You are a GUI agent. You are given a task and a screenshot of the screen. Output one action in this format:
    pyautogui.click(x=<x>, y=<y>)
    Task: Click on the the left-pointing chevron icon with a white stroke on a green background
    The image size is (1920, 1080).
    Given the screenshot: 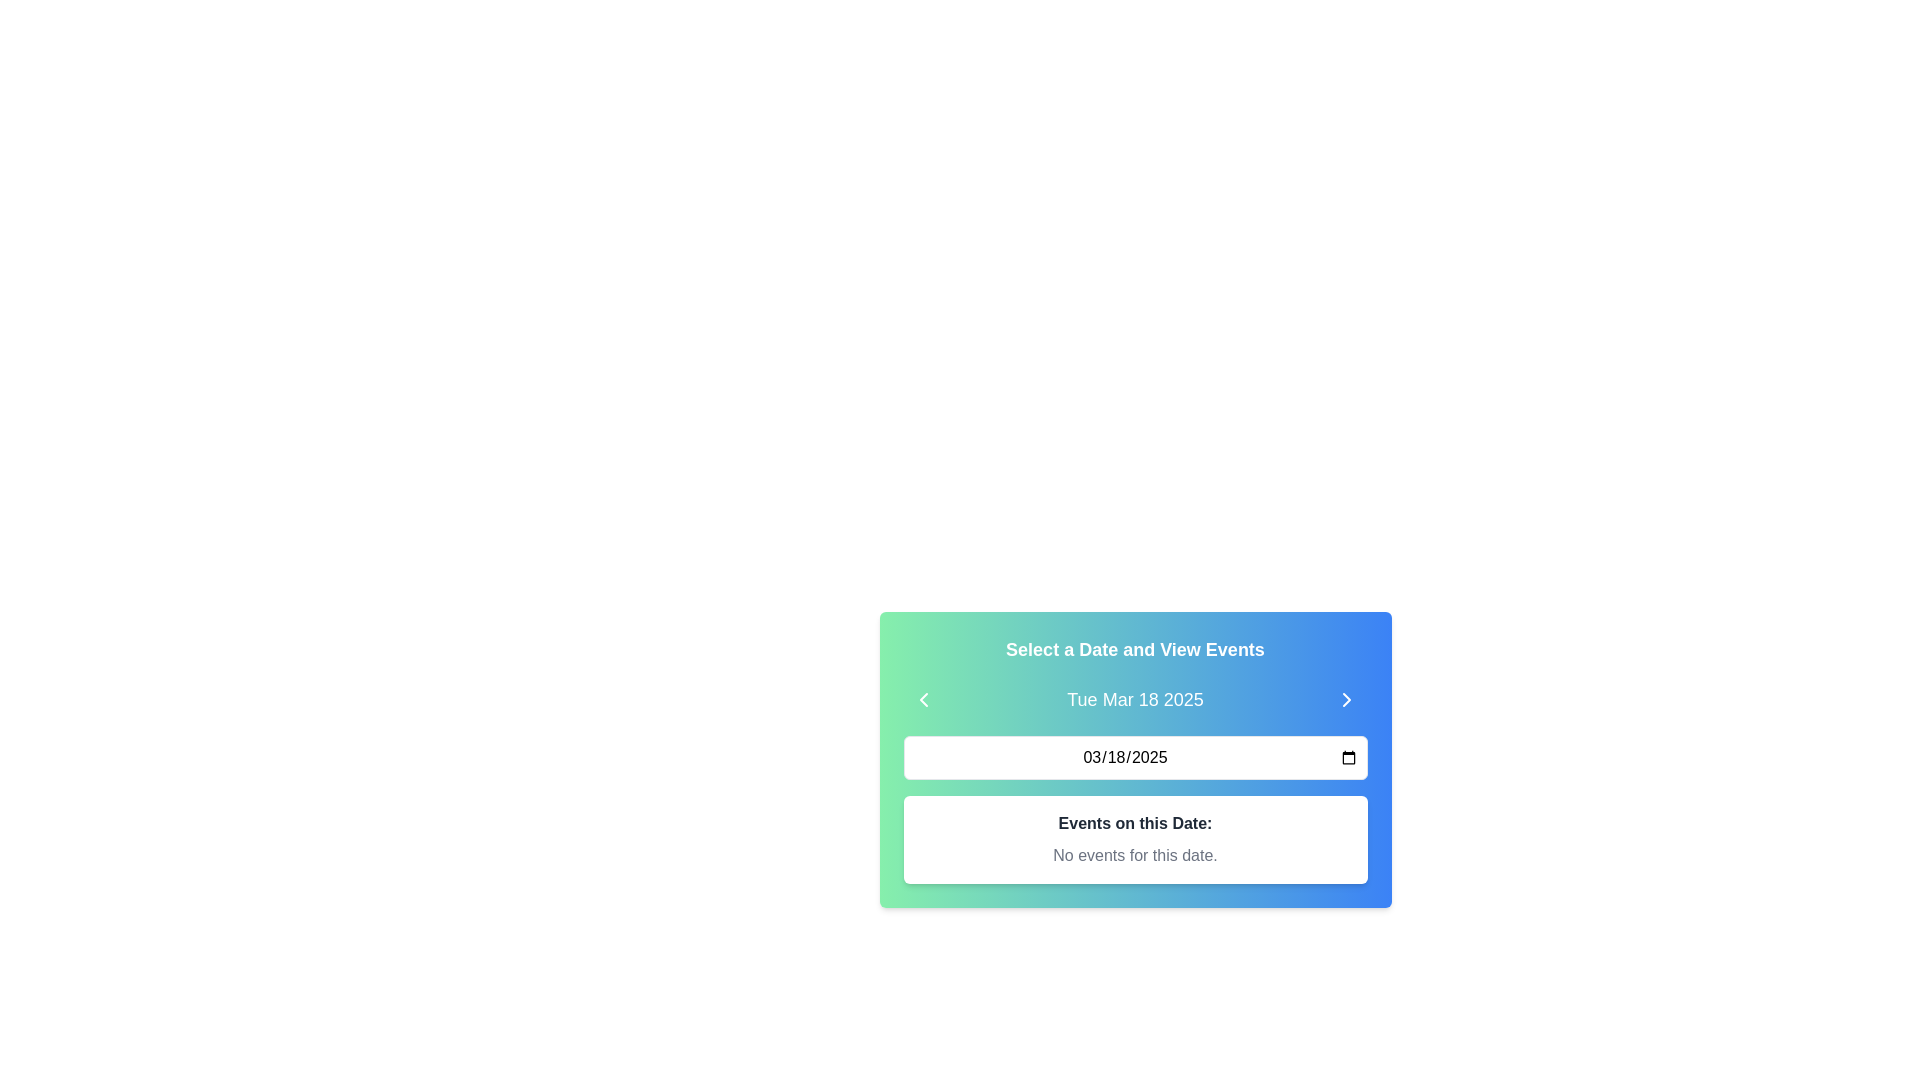 What is the action you would take?
    pyautogui.click(x=922, y=698)
    